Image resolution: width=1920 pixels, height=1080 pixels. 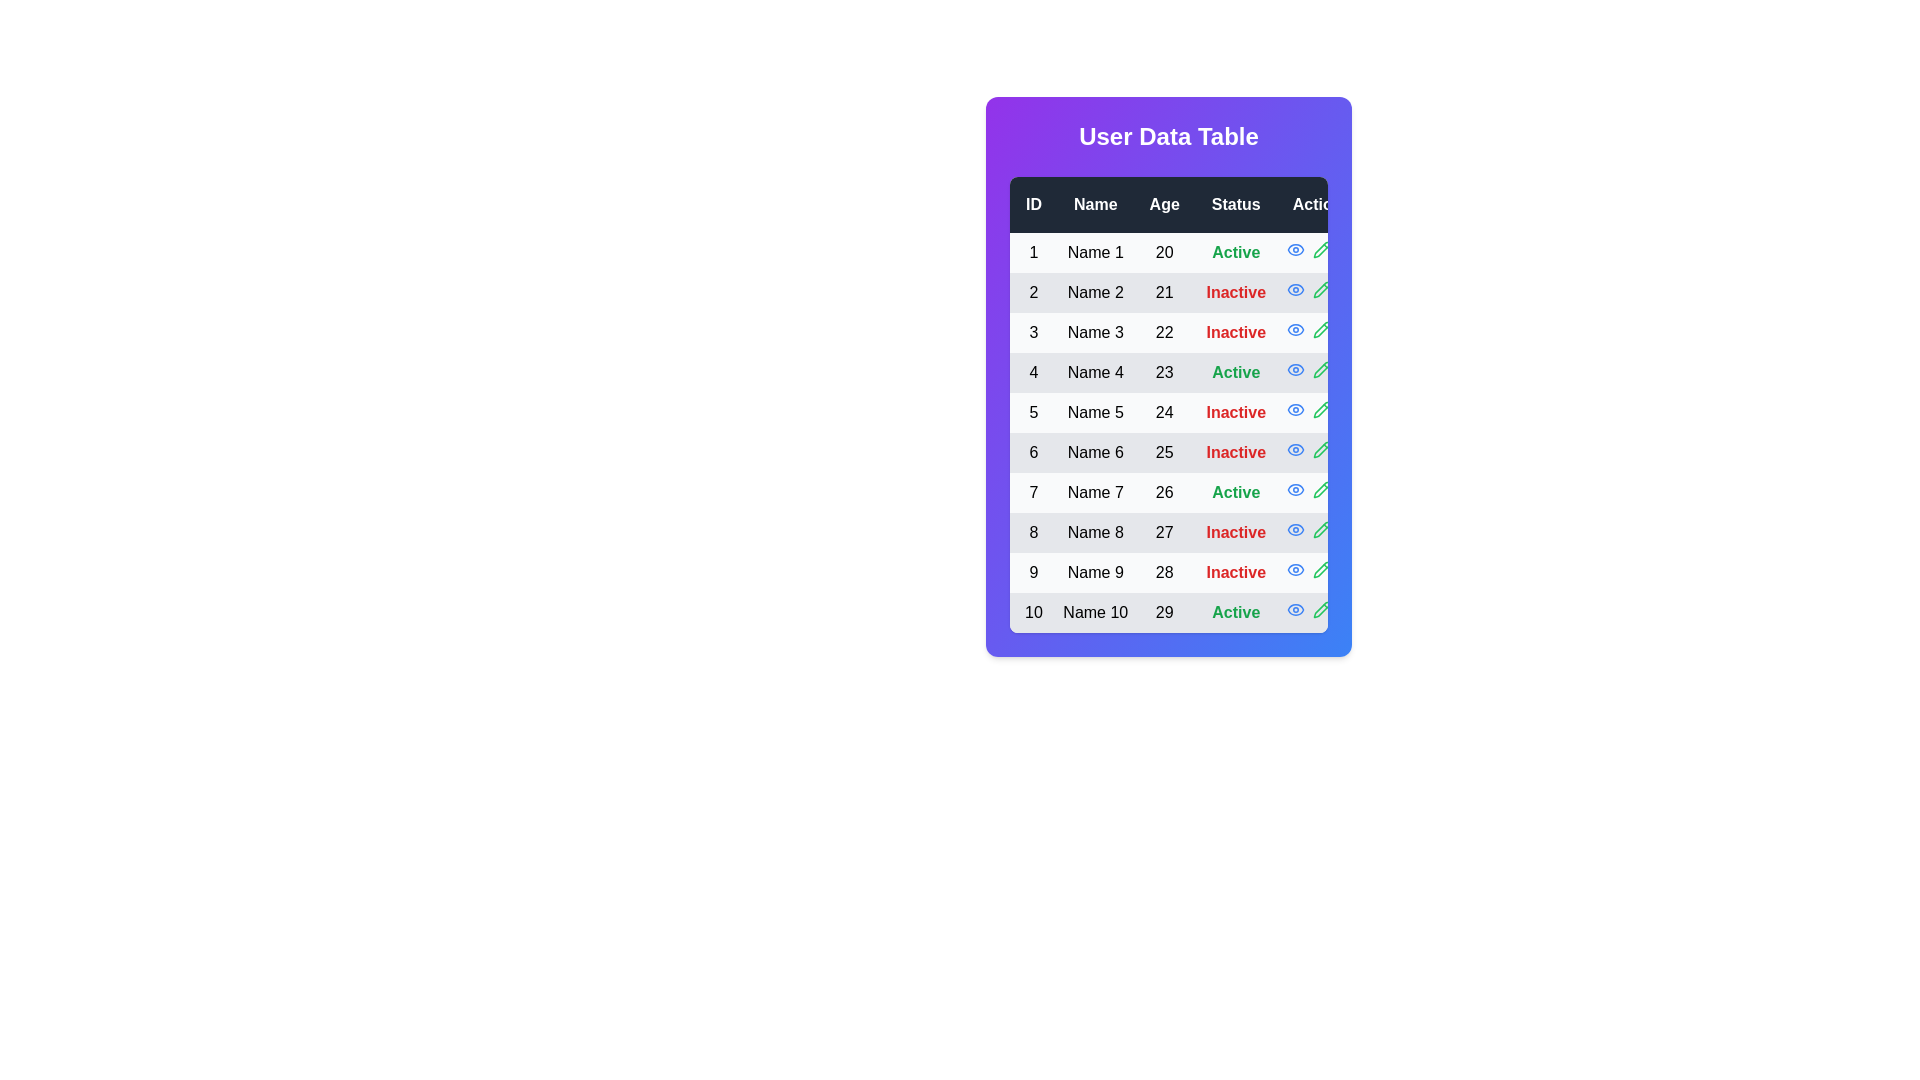 What do you see at coordinates (1163, 204) in the screenshot?
I see `the header Age to sort the table by that column` at bounding box center [1163, 204].